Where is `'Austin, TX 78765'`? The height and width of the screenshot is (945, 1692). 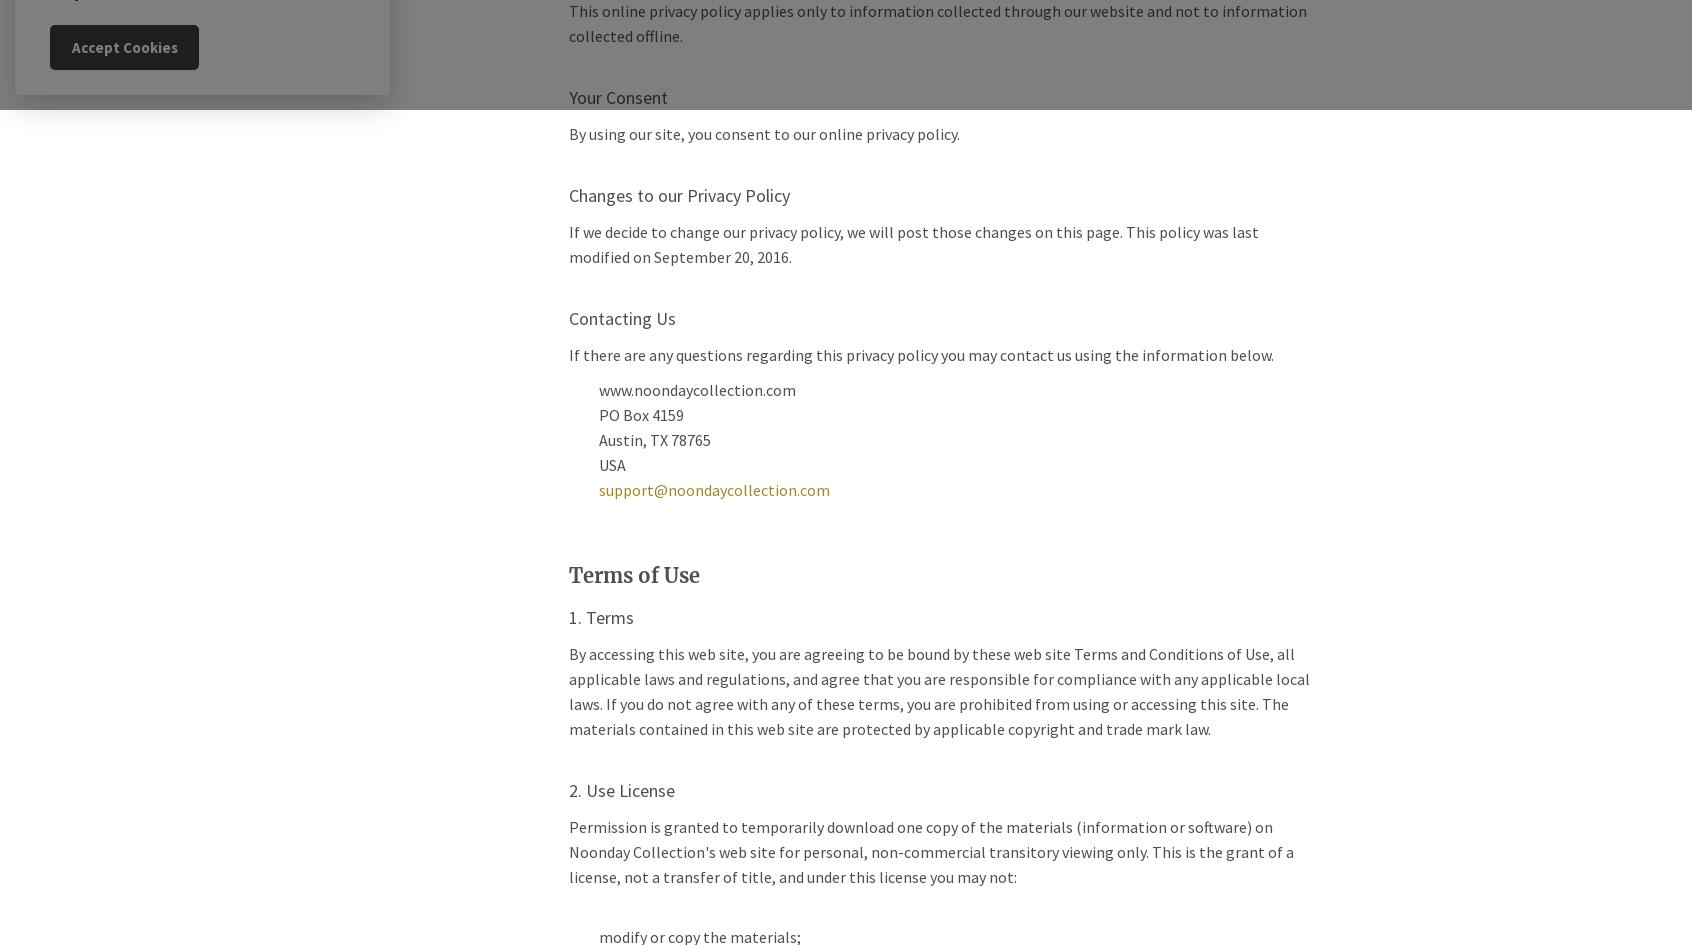
'Austin, TX 78765' is located at coordinates (653, 439).